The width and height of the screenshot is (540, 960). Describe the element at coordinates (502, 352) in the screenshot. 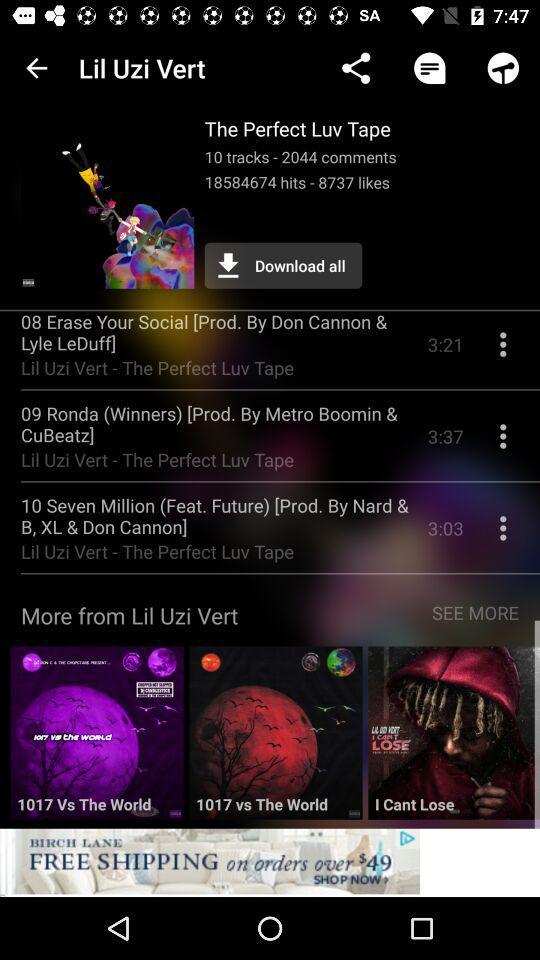

I see `more info on song` at that location.